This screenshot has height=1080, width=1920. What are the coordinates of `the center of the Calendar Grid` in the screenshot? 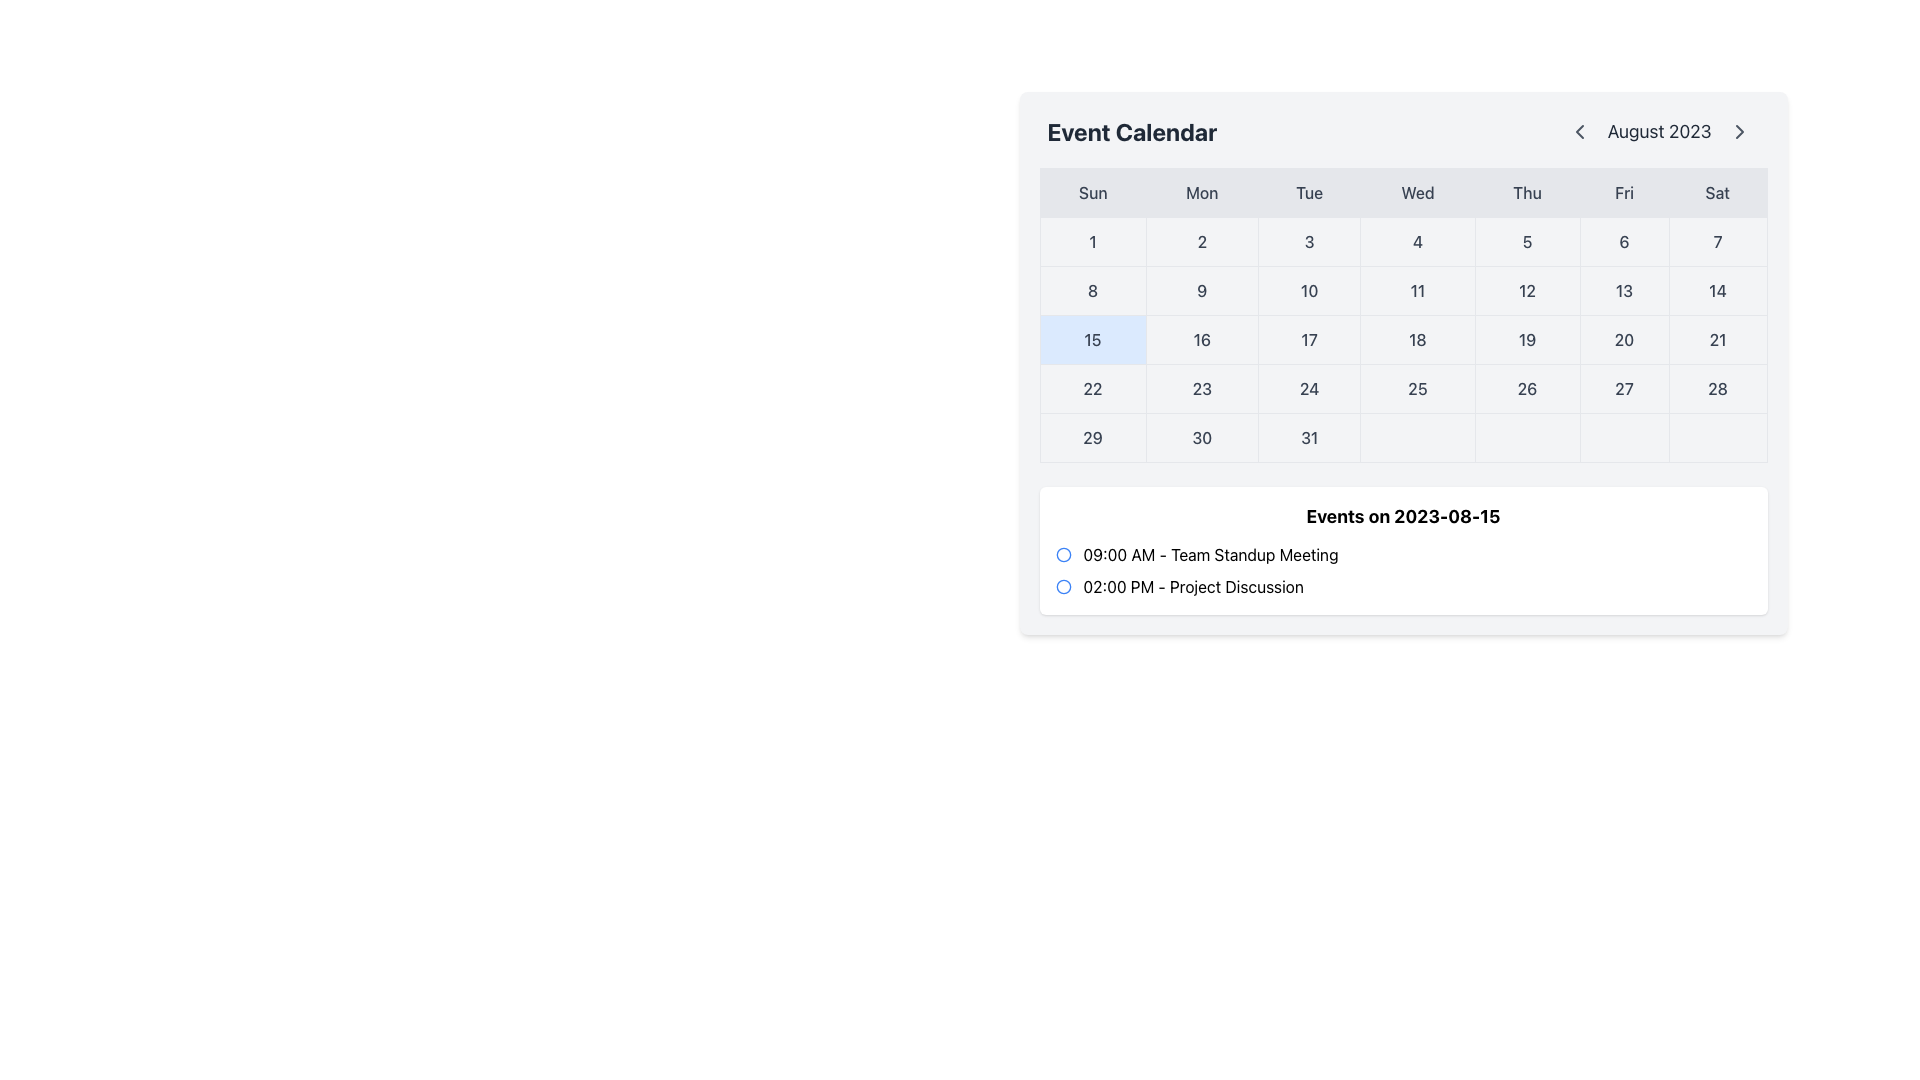 It's located at (1402, 338).